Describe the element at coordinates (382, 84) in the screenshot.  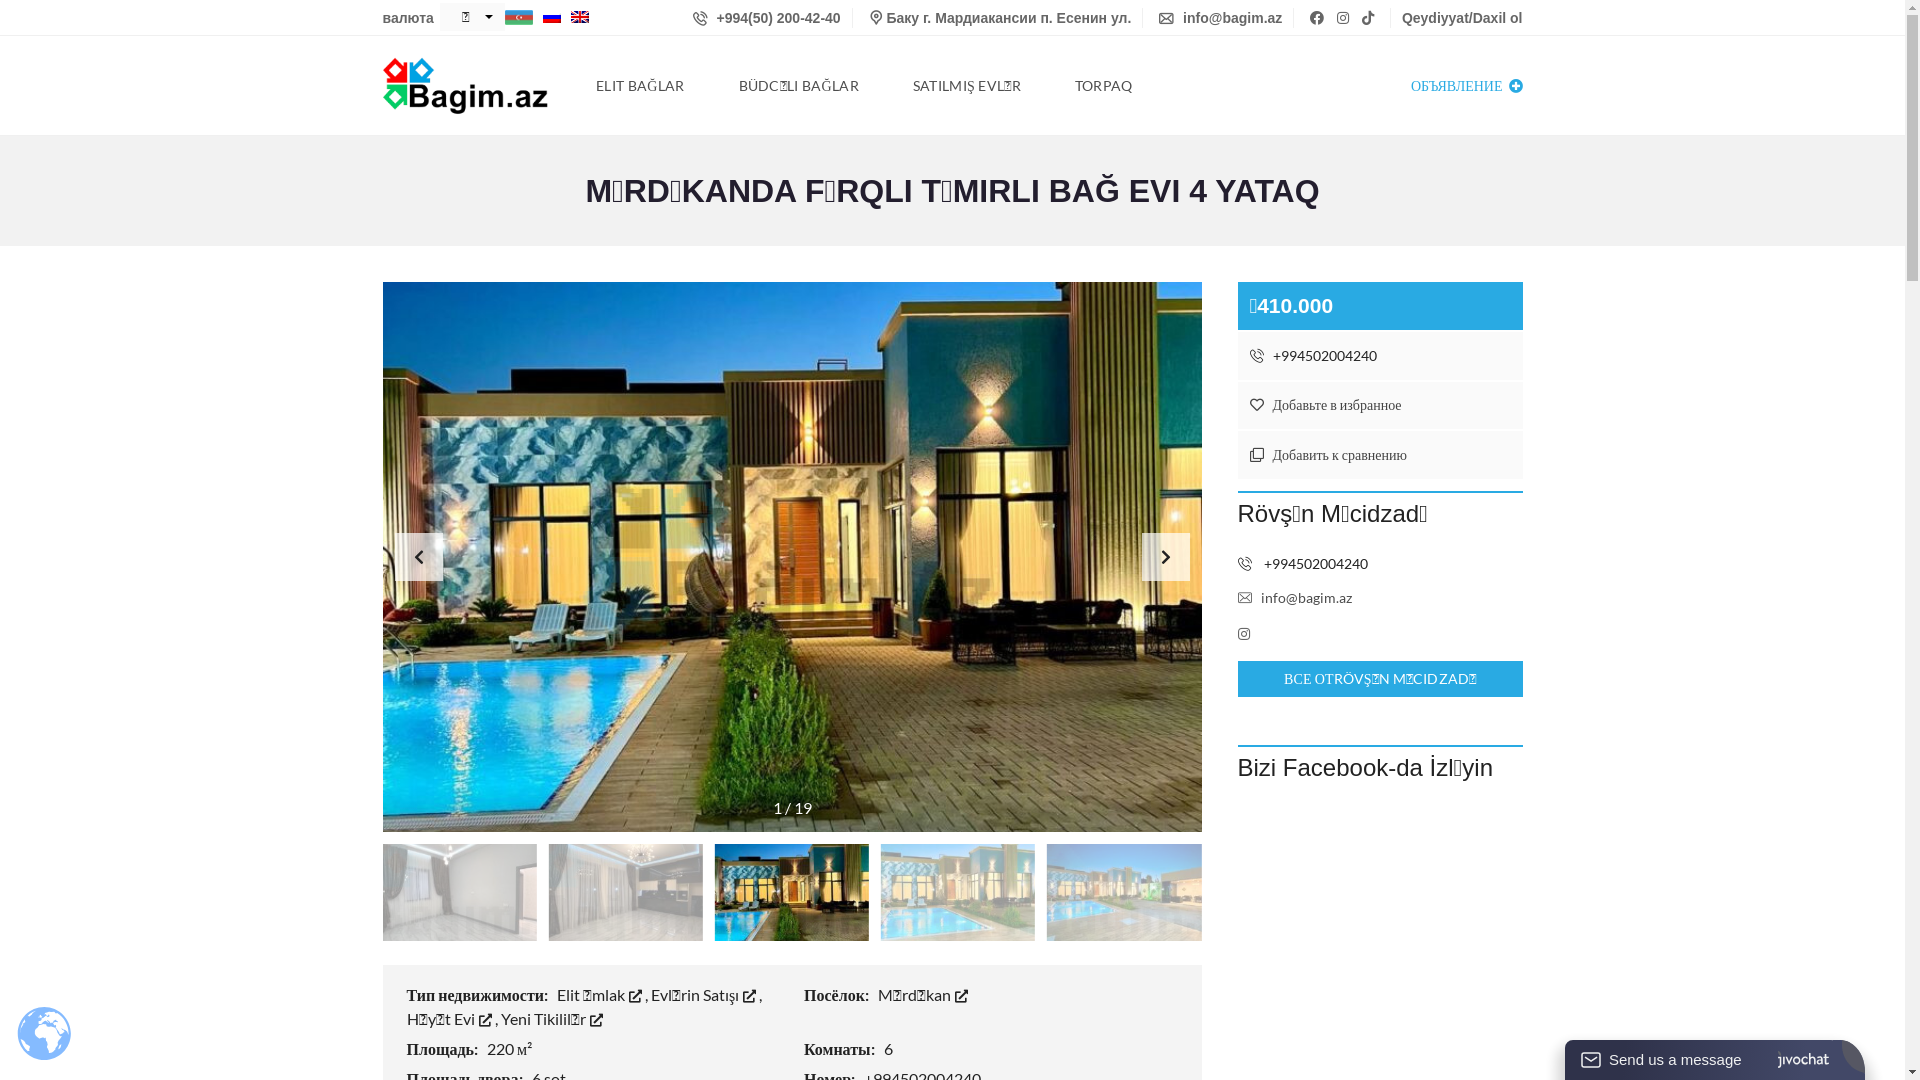
I see `'Bagim.Az'` at that location.